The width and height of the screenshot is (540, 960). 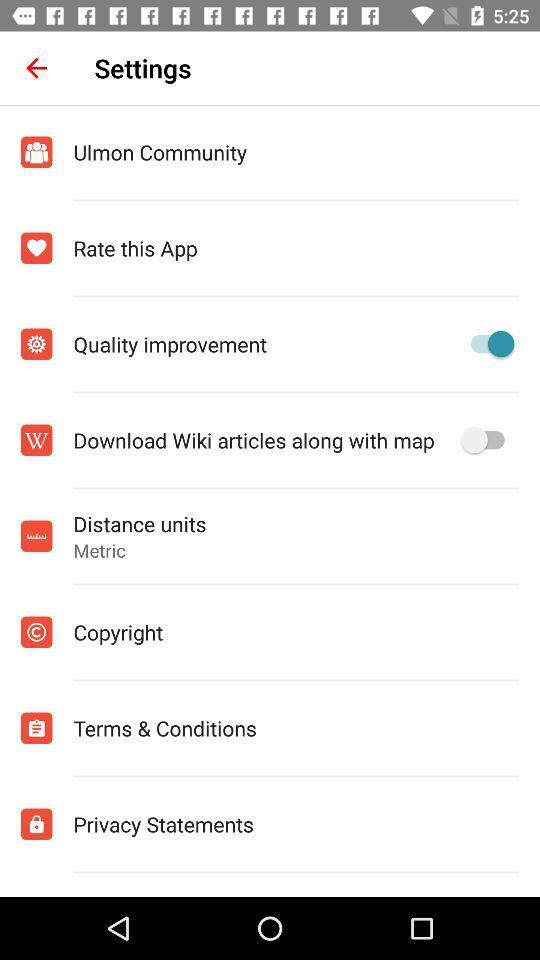 I want to click on download toggle switch that turns on and off access to wiki articles associated with map, so click(x=486, y=440).